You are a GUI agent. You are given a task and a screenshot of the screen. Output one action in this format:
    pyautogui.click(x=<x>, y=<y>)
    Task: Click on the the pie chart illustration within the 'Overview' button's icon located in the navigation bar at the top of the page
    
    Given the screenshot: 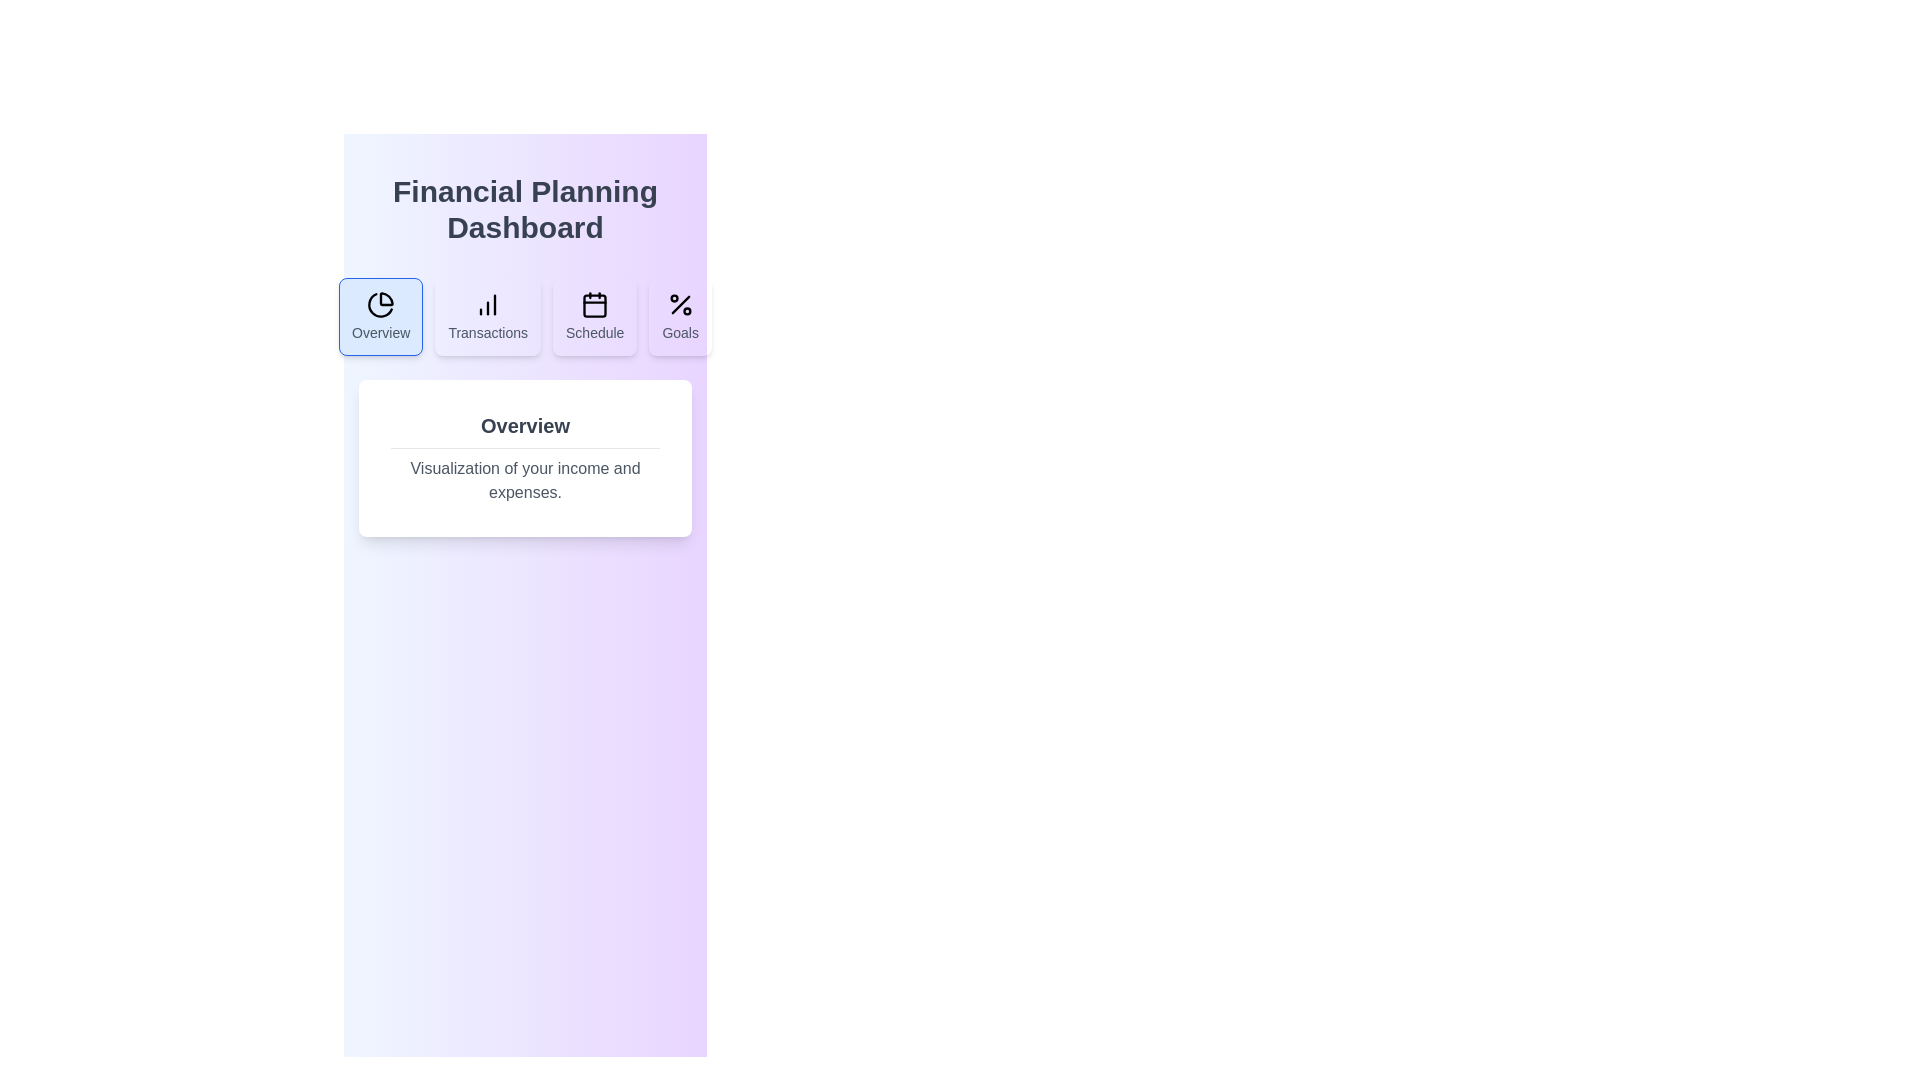 What is the action you would take?
    pyautogui.click(x=380, y=305)
    